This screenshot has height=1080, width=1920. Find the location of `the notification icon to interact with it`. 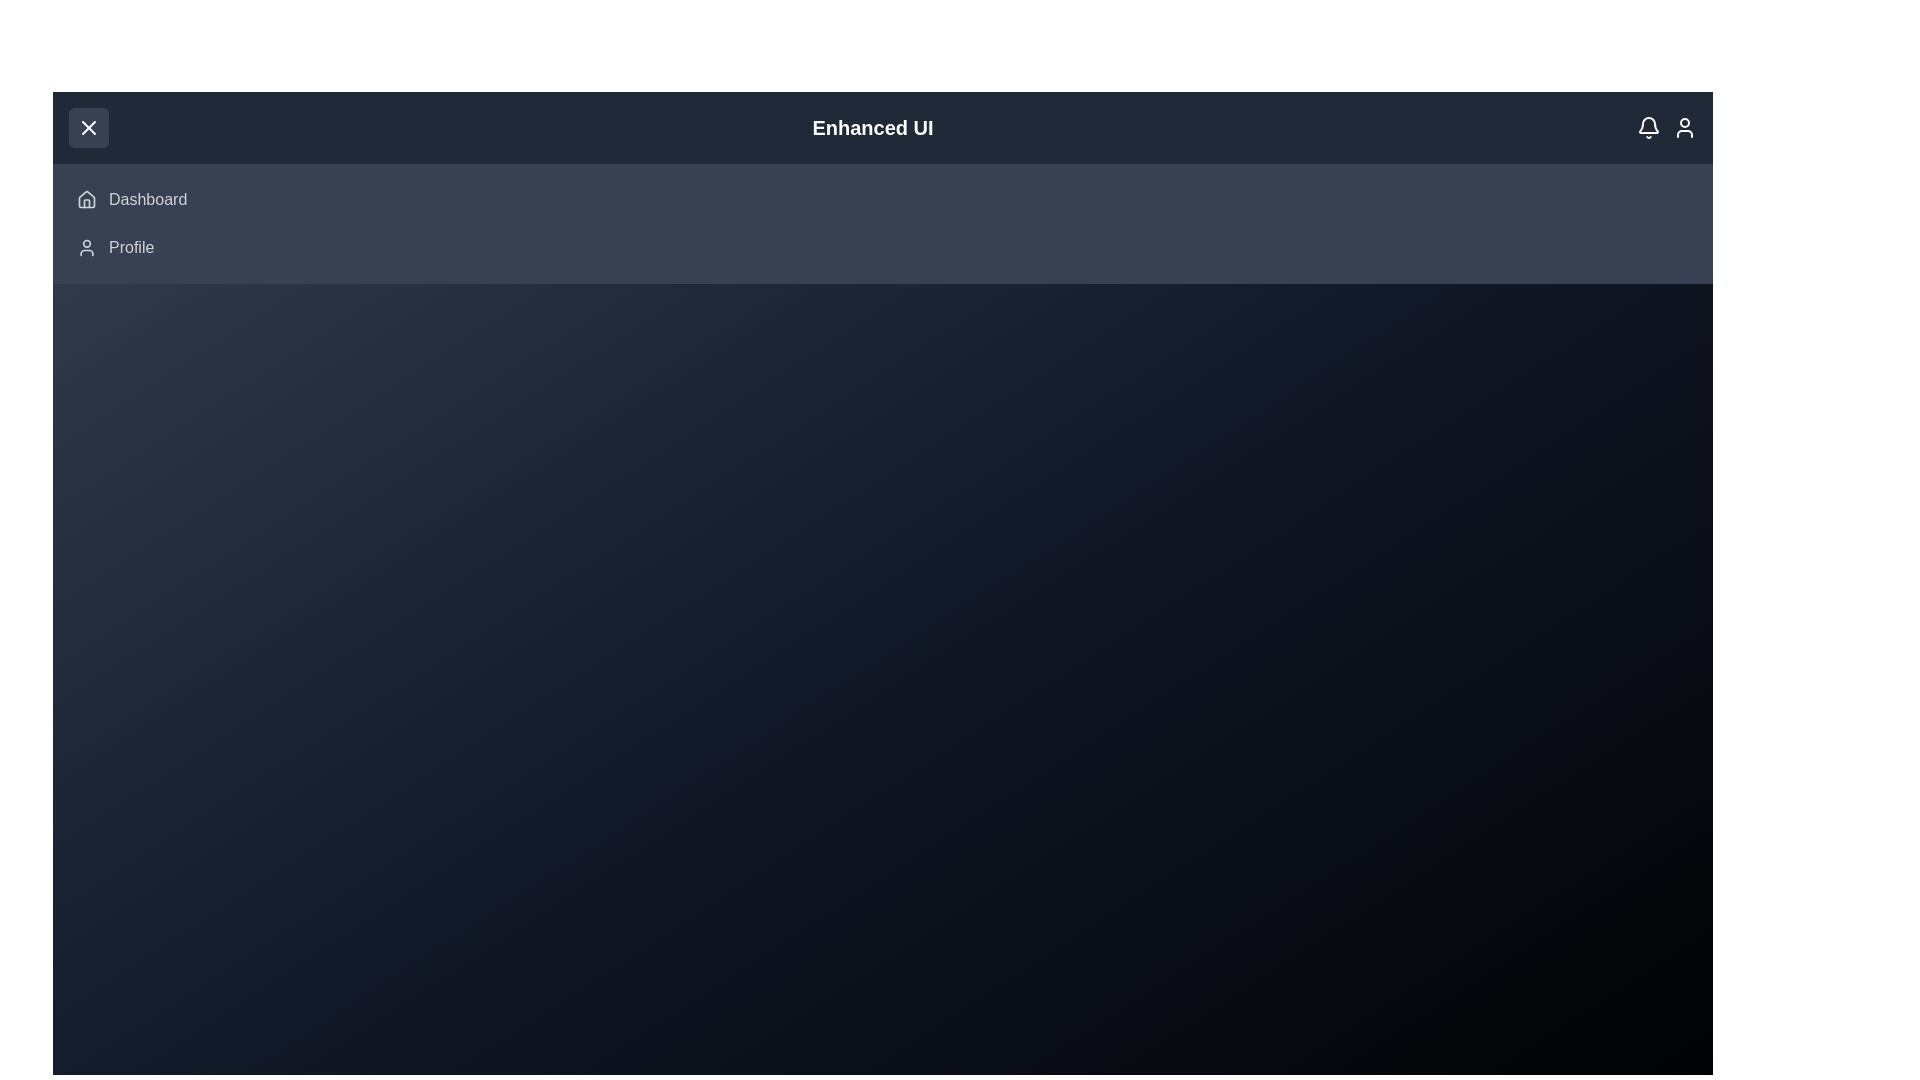

the notification icon to interact with it is located at coordinates (1648, 127).